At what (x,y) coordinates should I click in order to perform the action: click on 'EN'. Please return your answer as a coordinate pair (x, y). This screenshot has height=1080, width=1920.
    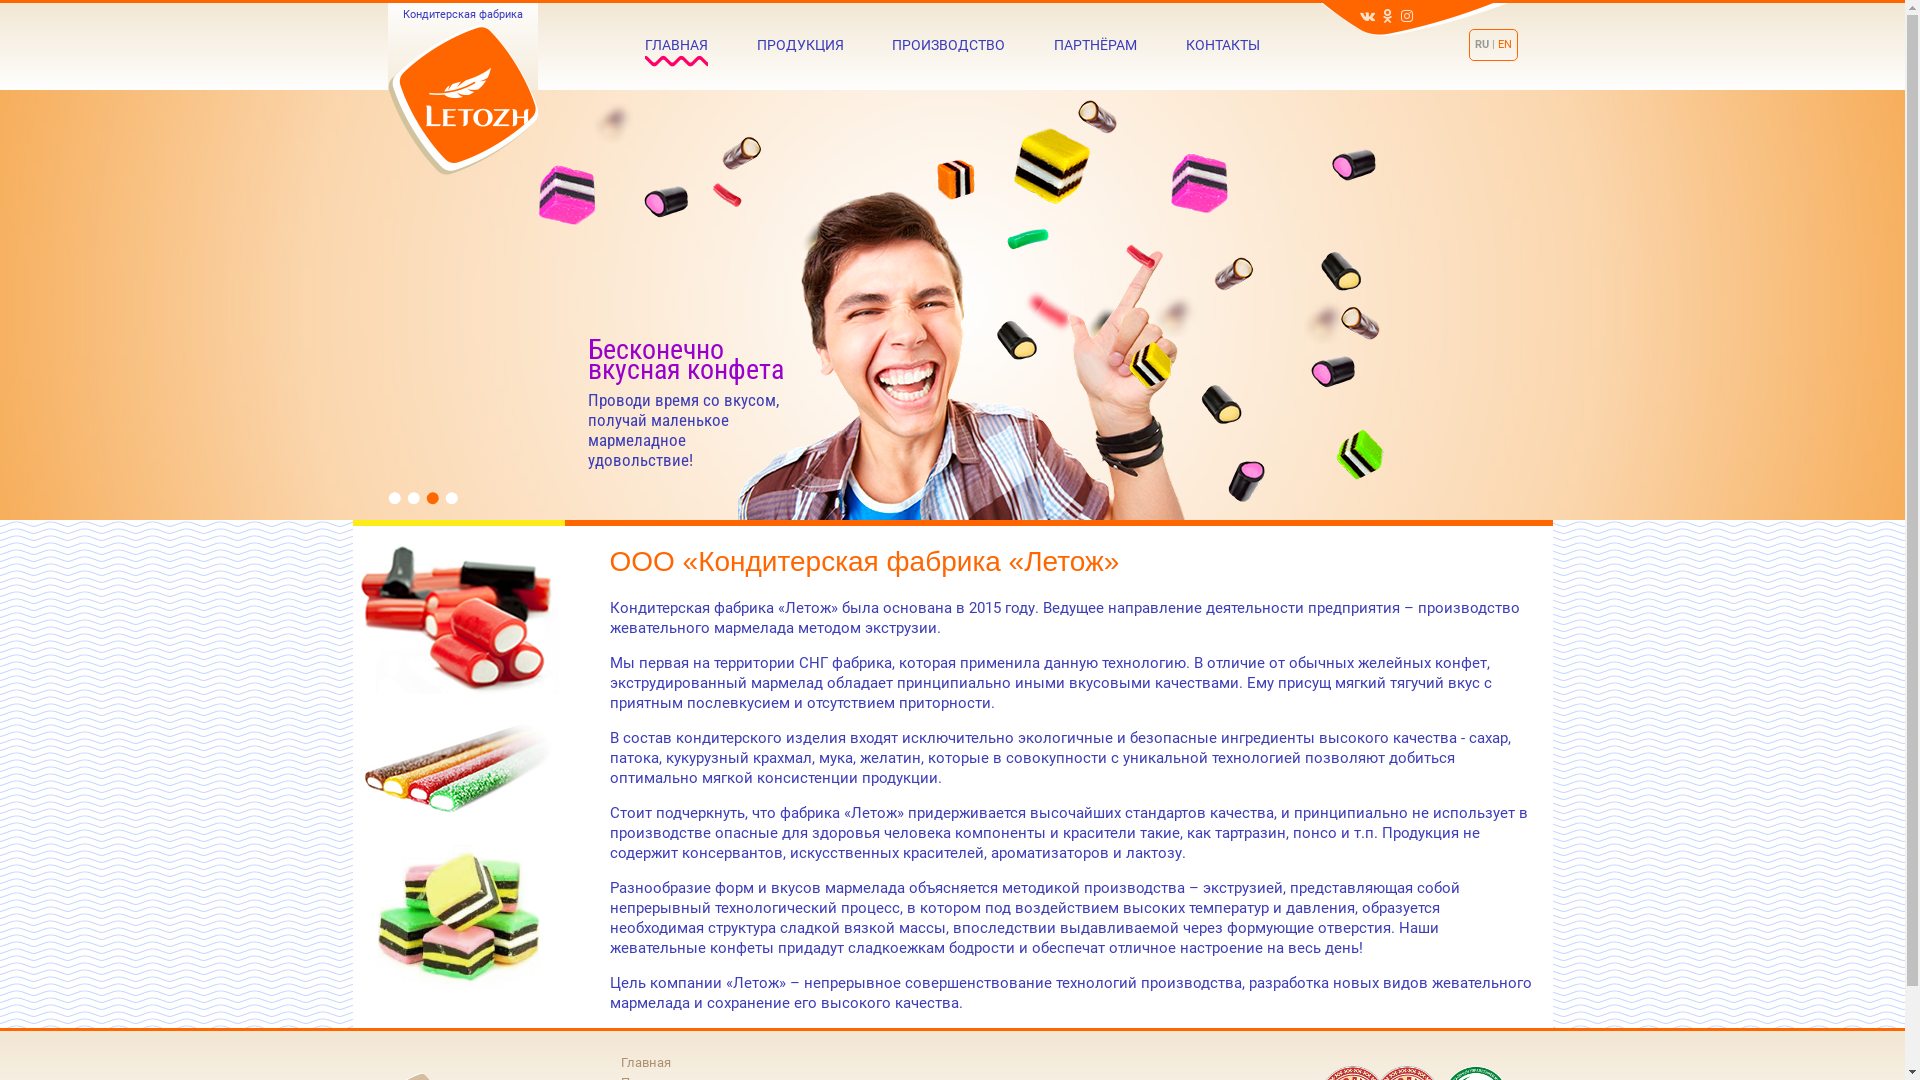
    Looking at the image, I should click on (1505, 44).